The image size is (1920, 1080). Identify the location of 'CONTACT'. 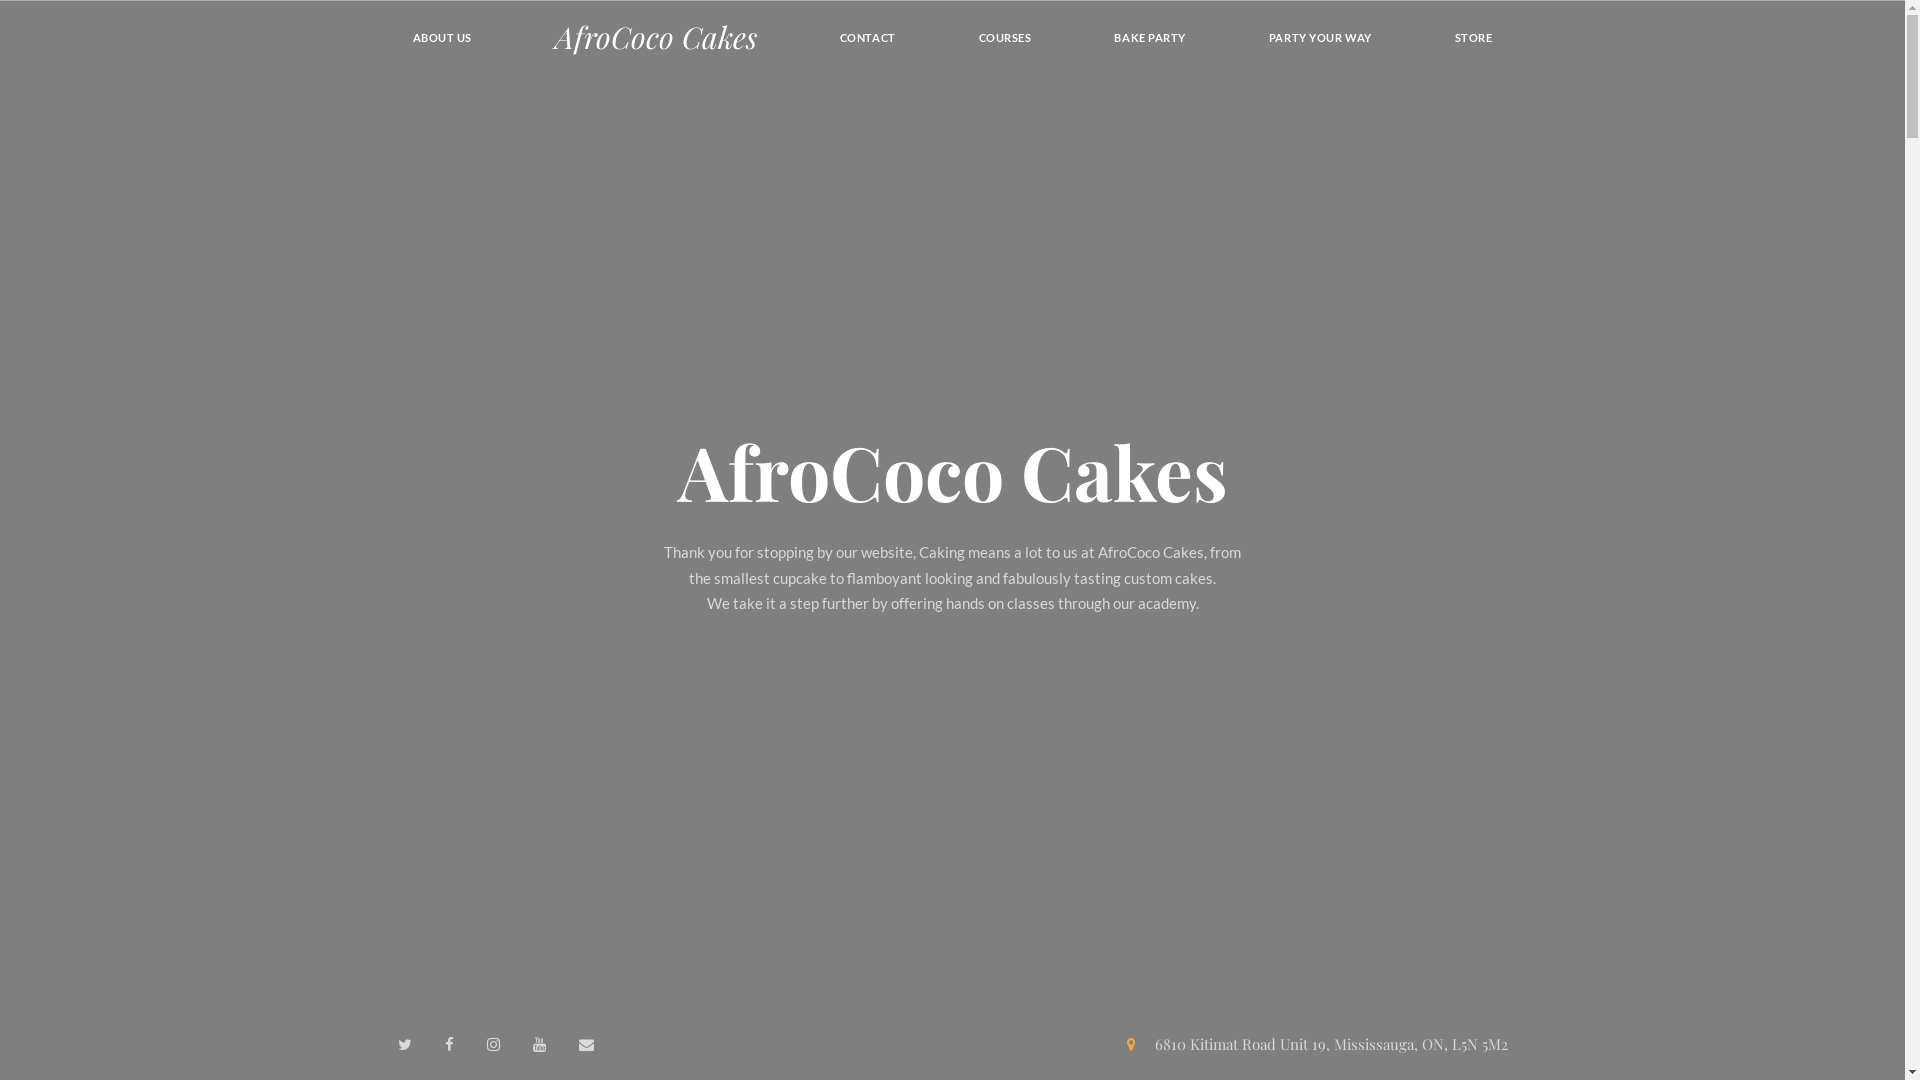
(868, 37).